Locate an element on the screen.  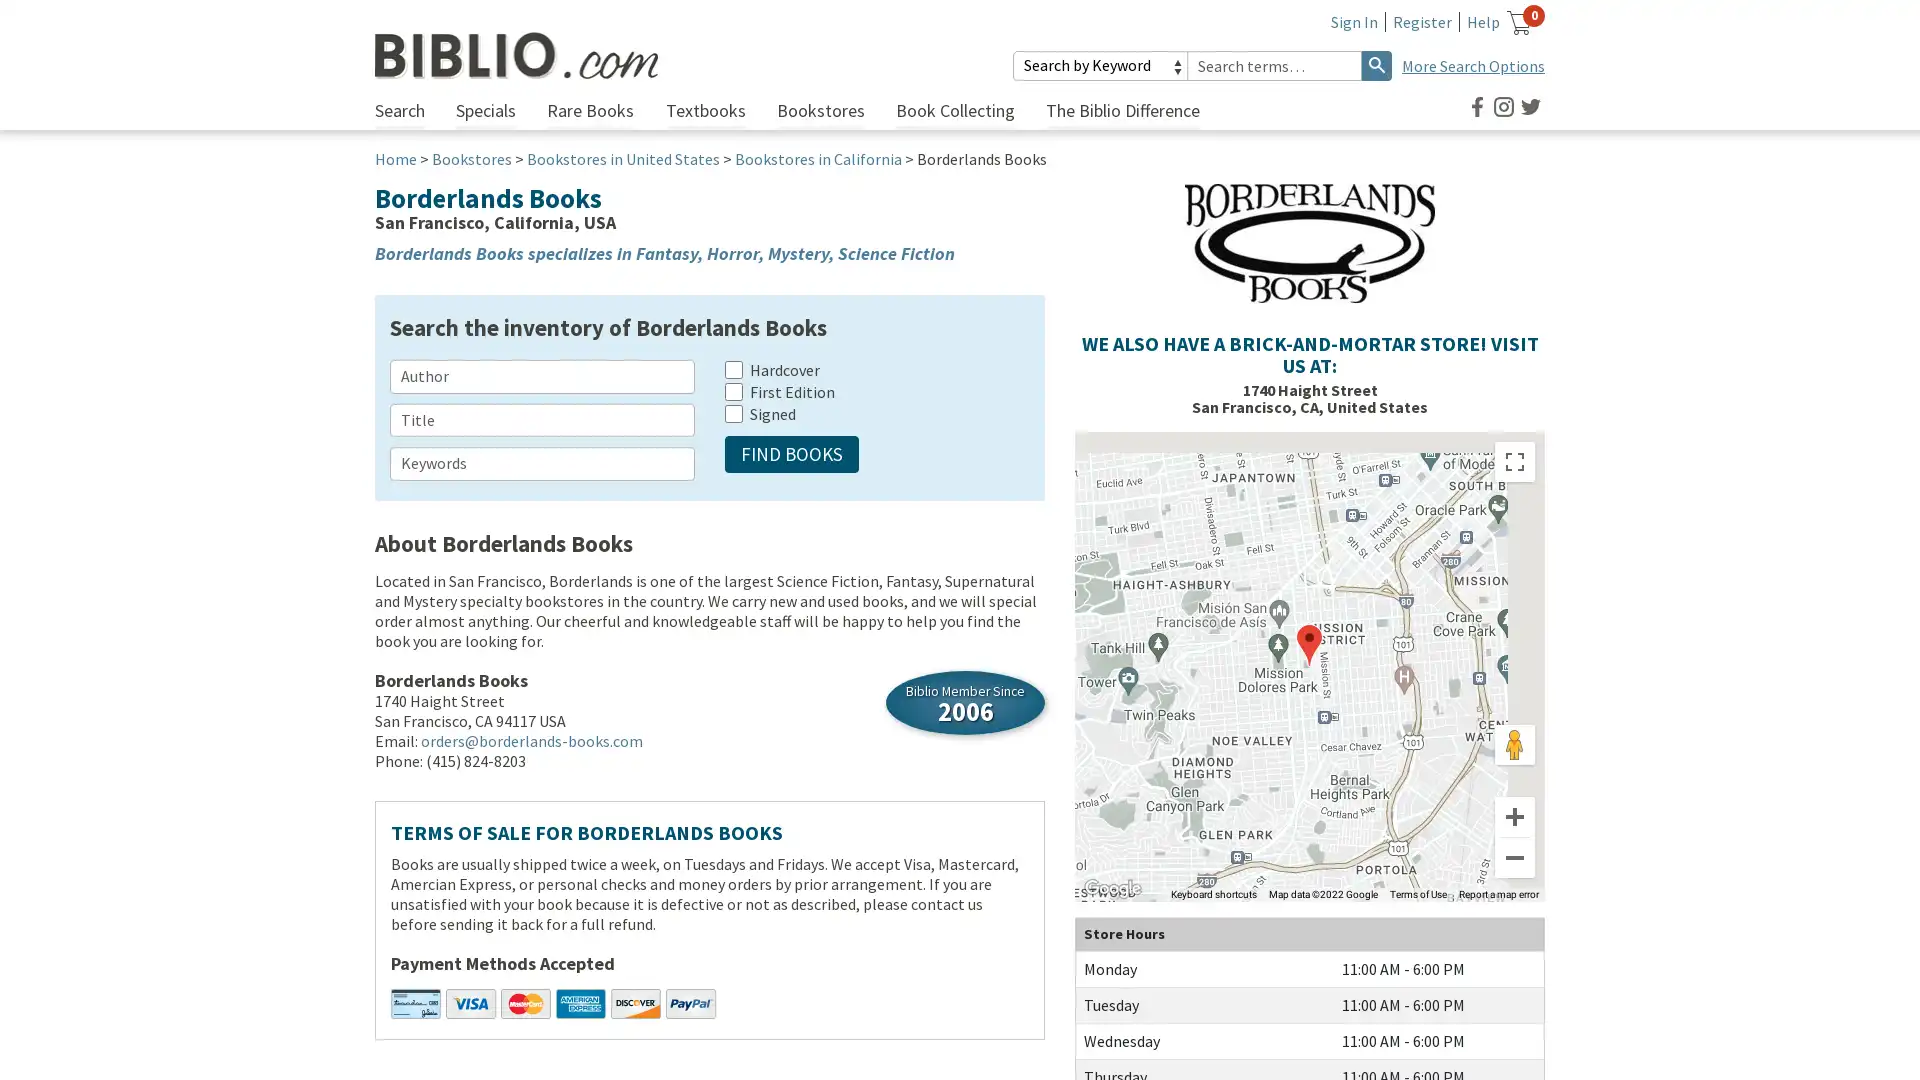
FIND BOOKS is located at coordinates (791, 454).